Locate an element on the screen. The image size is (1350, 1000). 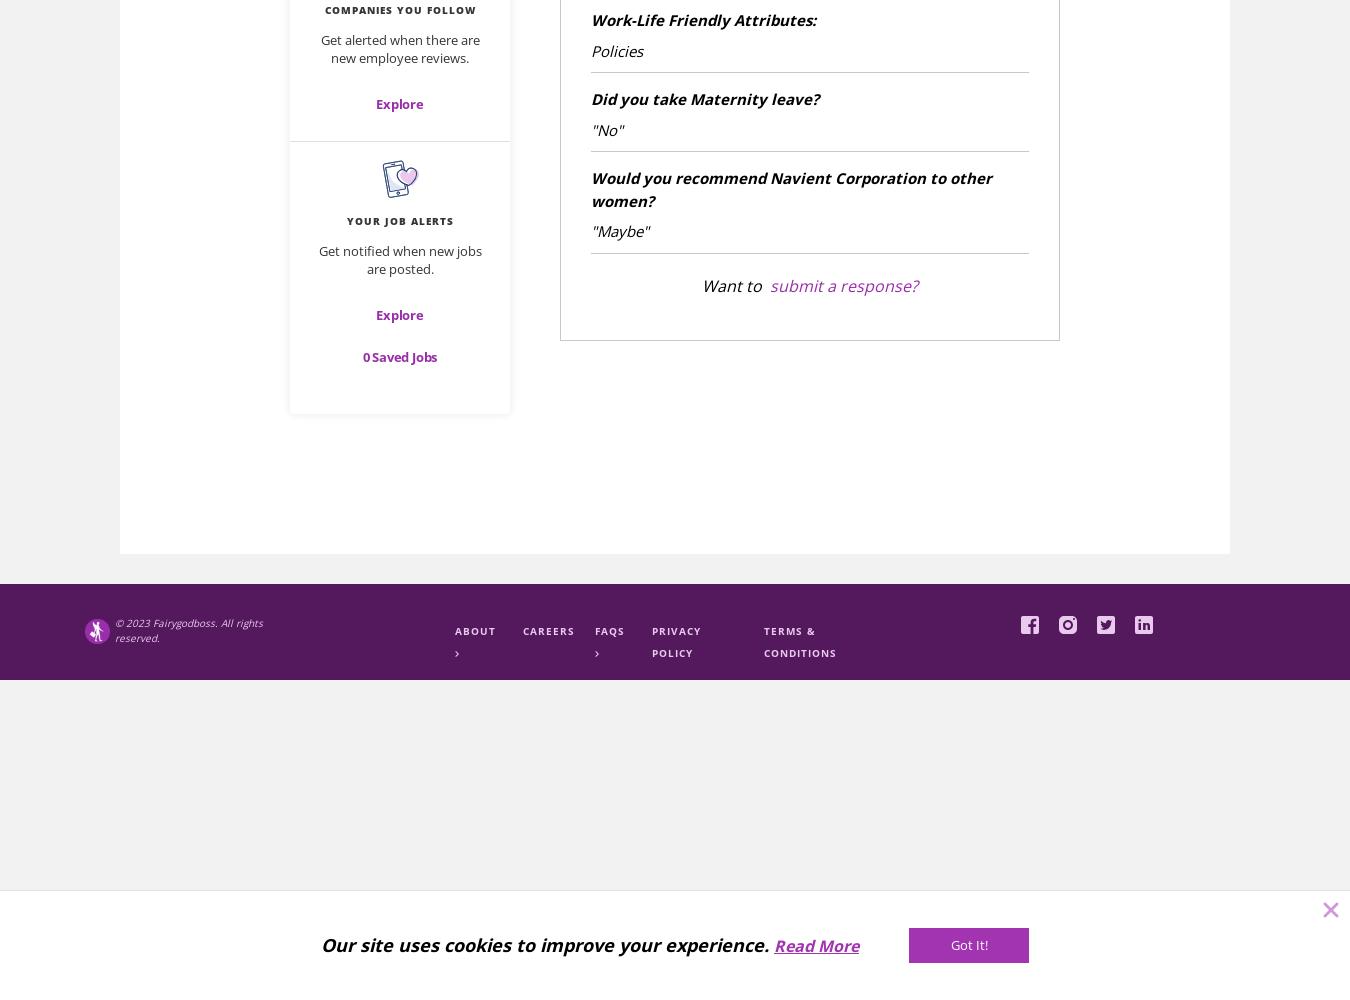
'Our site uses cookies to improve your experience.' is located at coordinates (543, 944).